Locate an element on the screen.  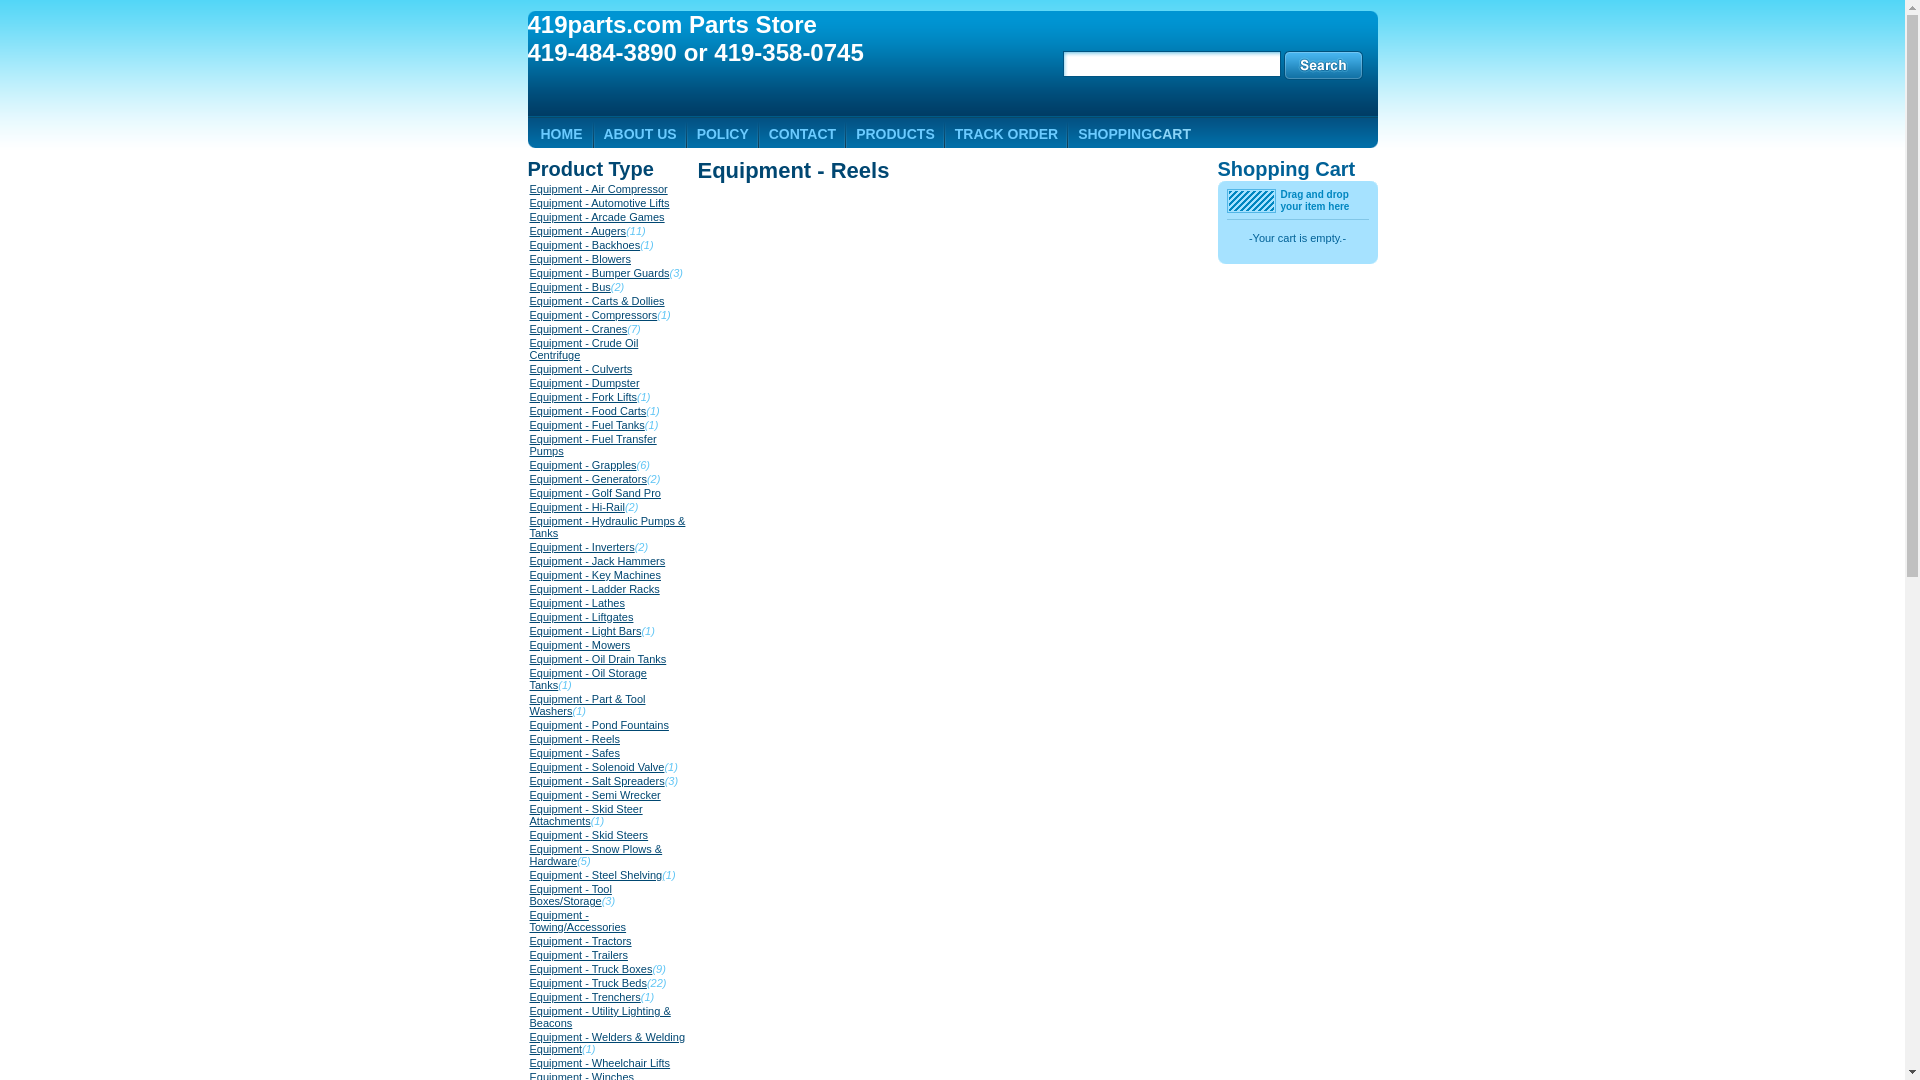
'Equipment - Tool Boxes/Storage' is located at coordinates (570, 893).